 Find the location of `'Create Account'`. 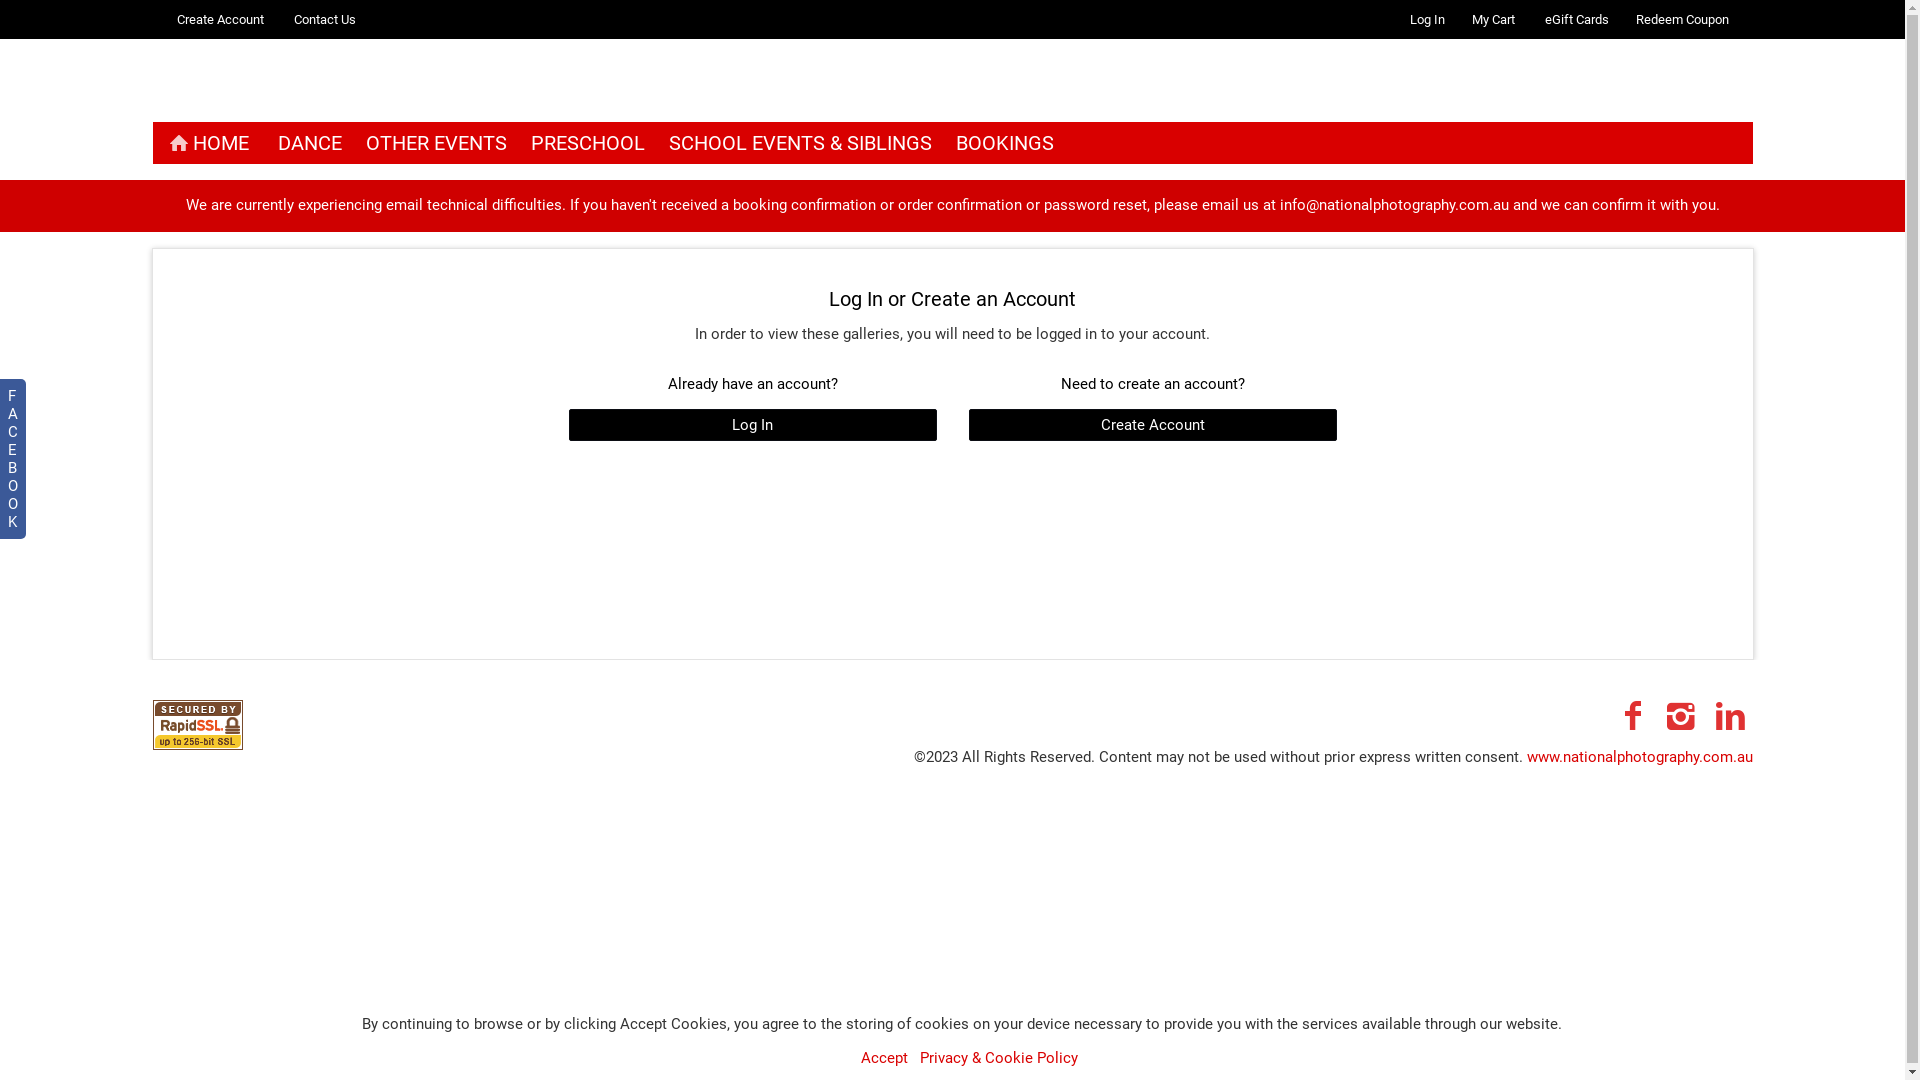

'Create Account' is located at coordinates (219, 19).